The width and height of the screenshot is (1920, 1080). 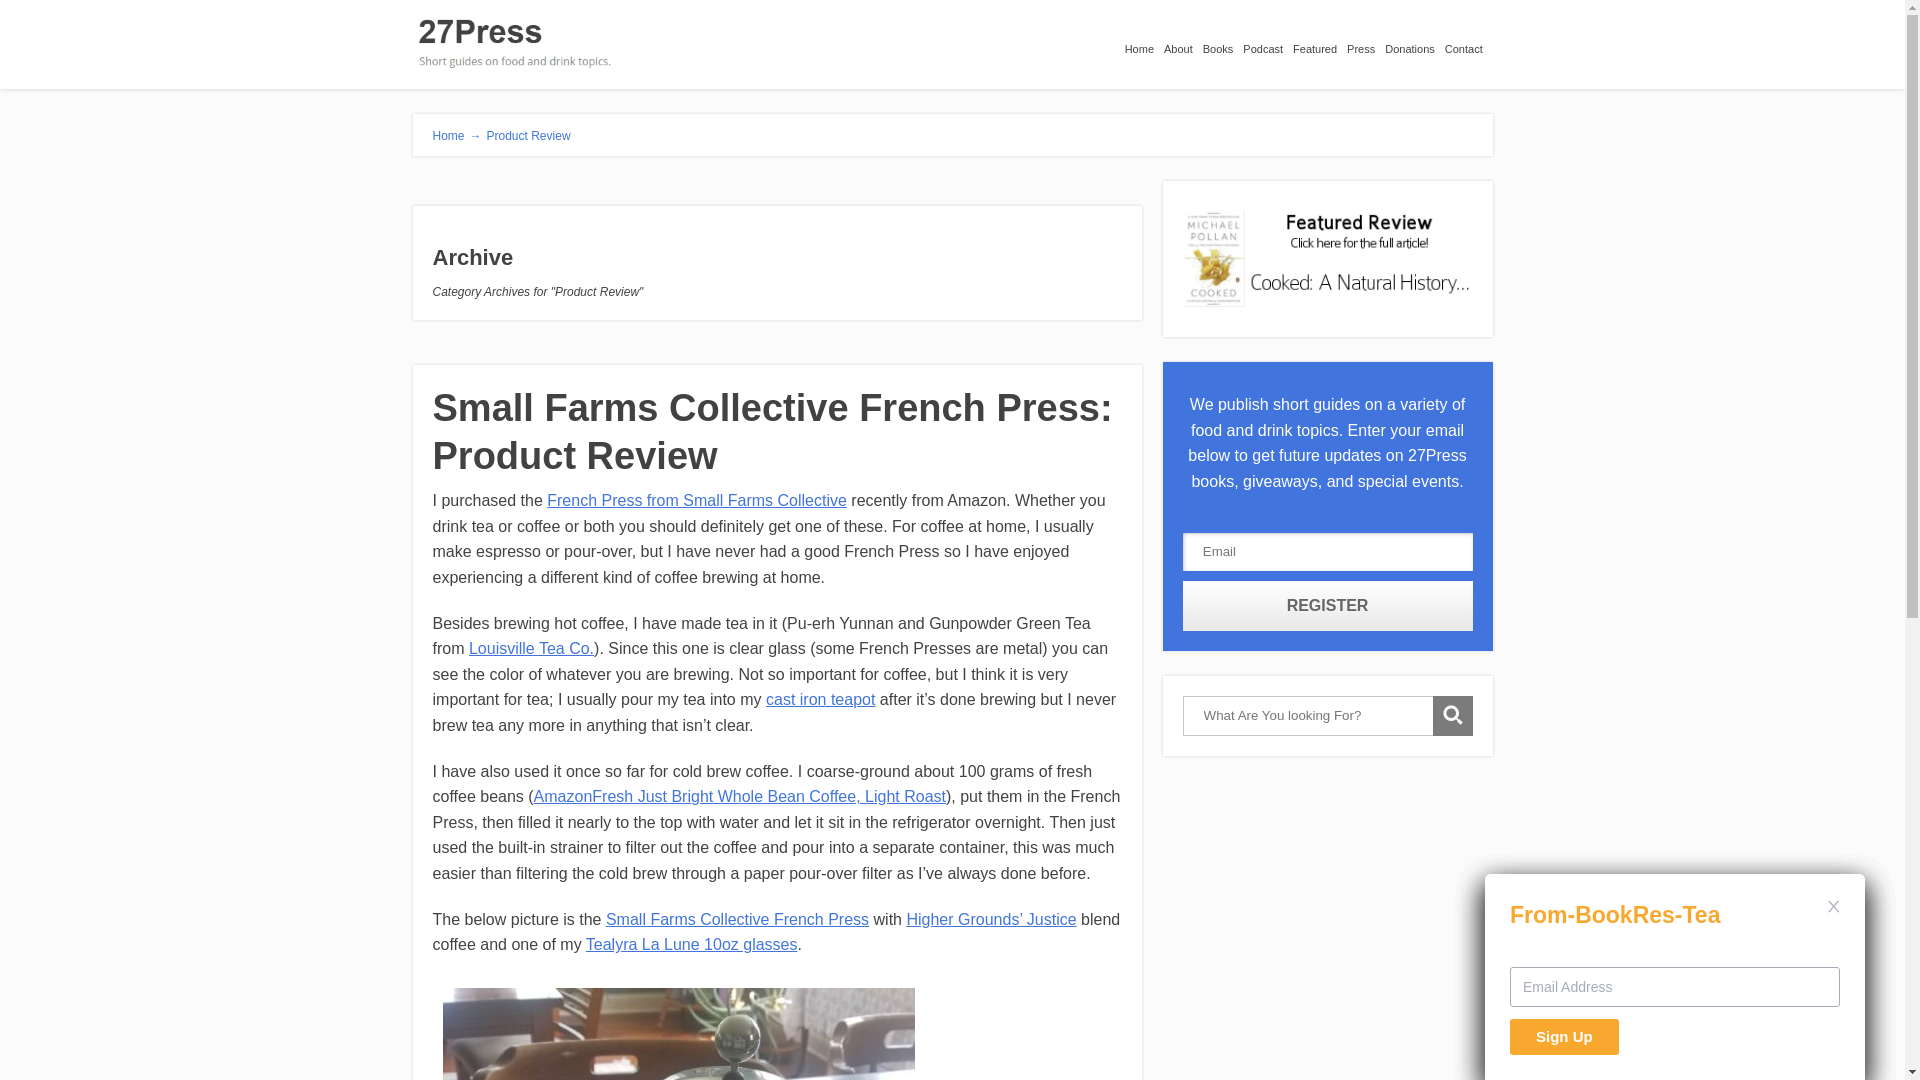 What do you see at coordinates (1266, 43) in the screenshot?
I see `'Podcast'` at bounding box center [1266, 43].